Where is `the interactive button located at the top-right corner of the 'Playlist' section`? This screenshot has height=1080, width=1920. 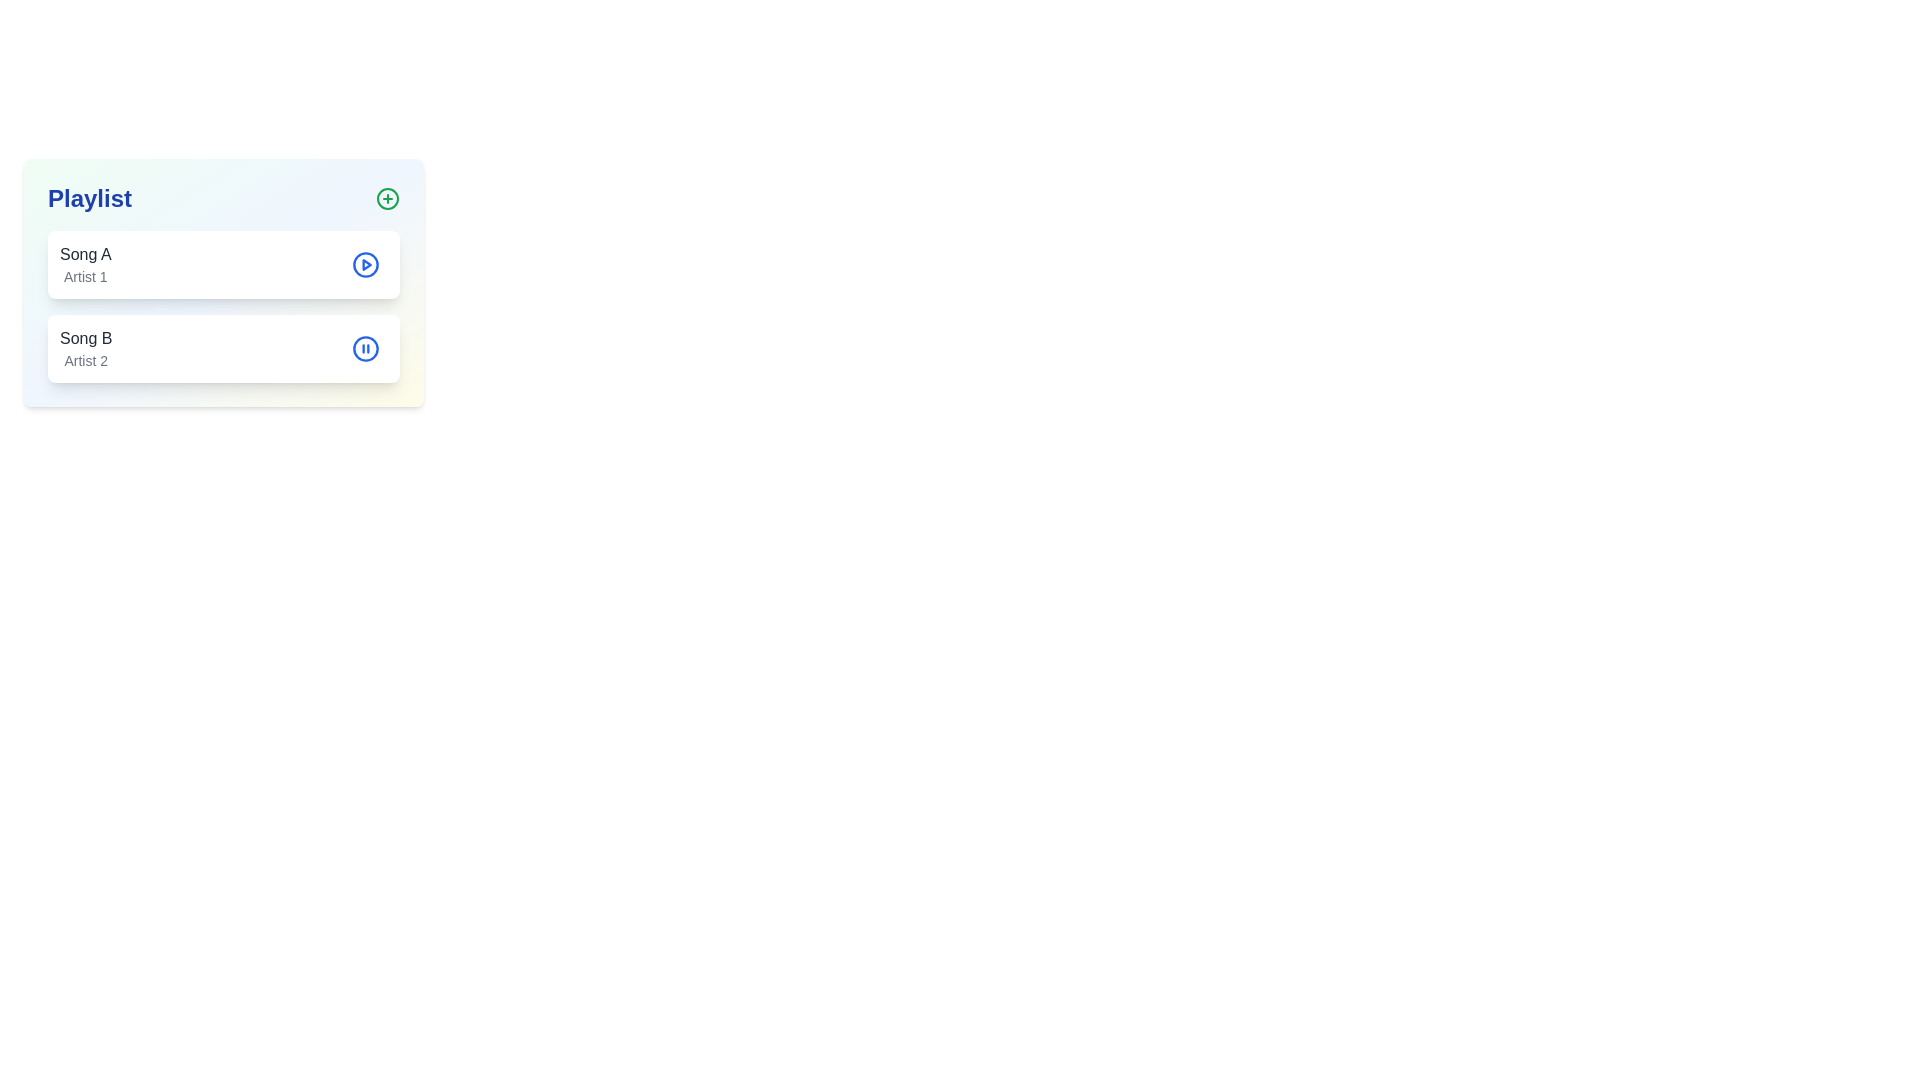
the interactive button located at the top-right corner of the 'Playlist' section is located at coordinates (388, 199).